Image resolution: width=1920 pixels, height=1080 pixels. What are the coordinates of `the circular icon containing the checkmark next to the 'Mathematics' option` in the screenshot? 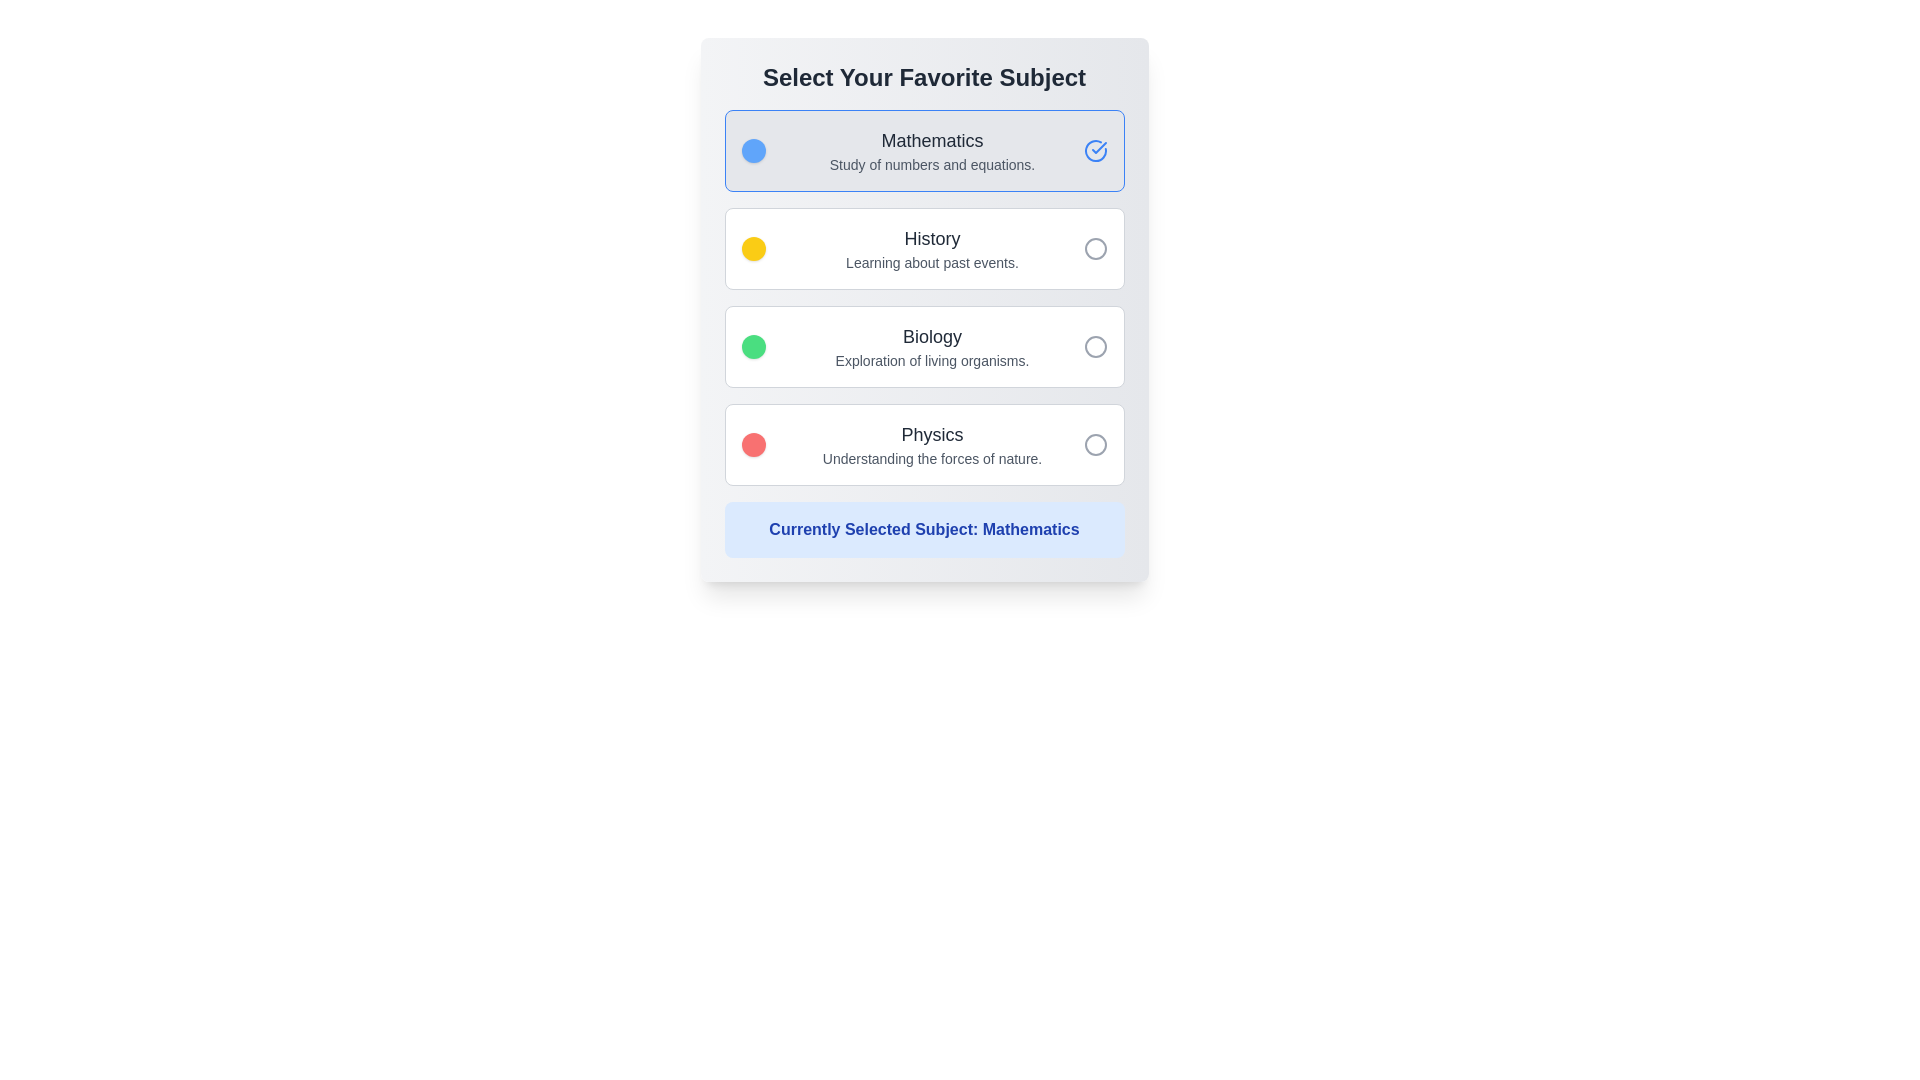 It's located at (1098, 146).